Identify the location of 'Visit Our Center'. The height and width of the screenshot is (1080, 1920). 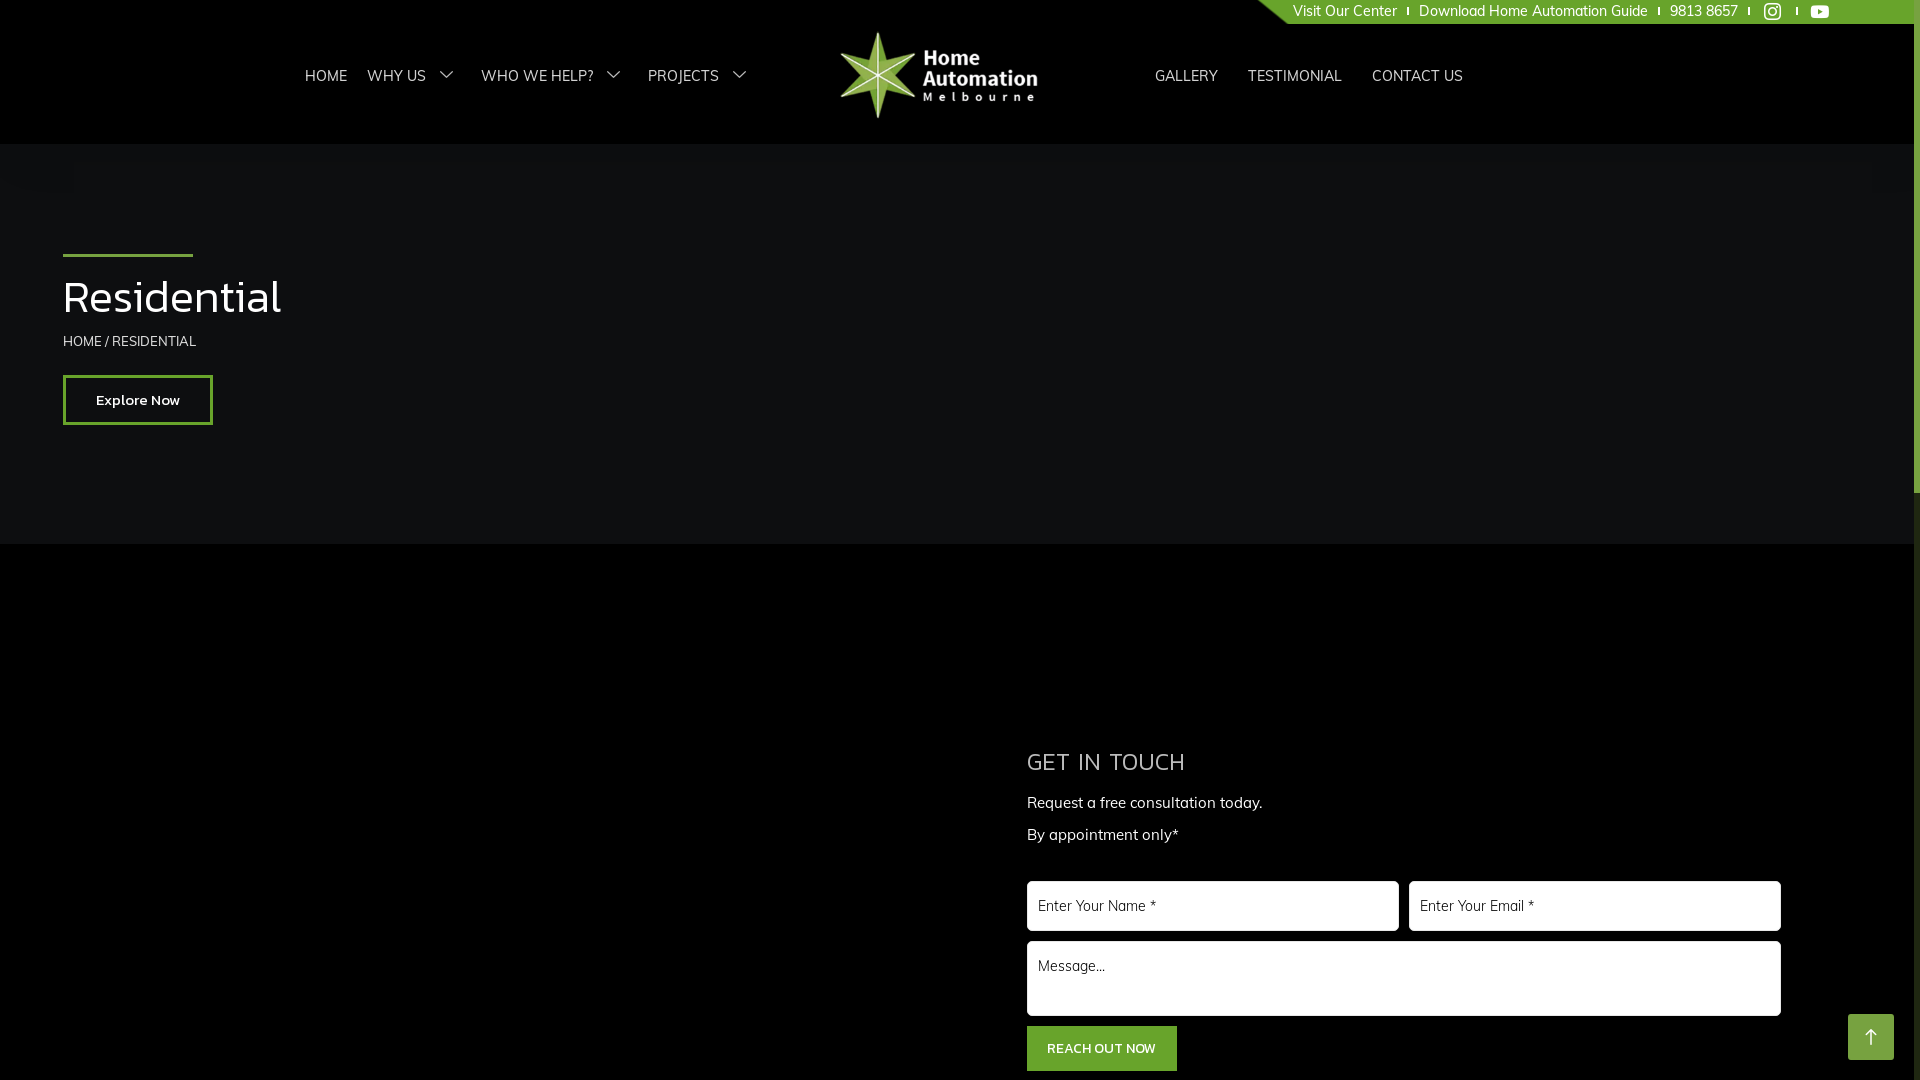
(1344, 11).